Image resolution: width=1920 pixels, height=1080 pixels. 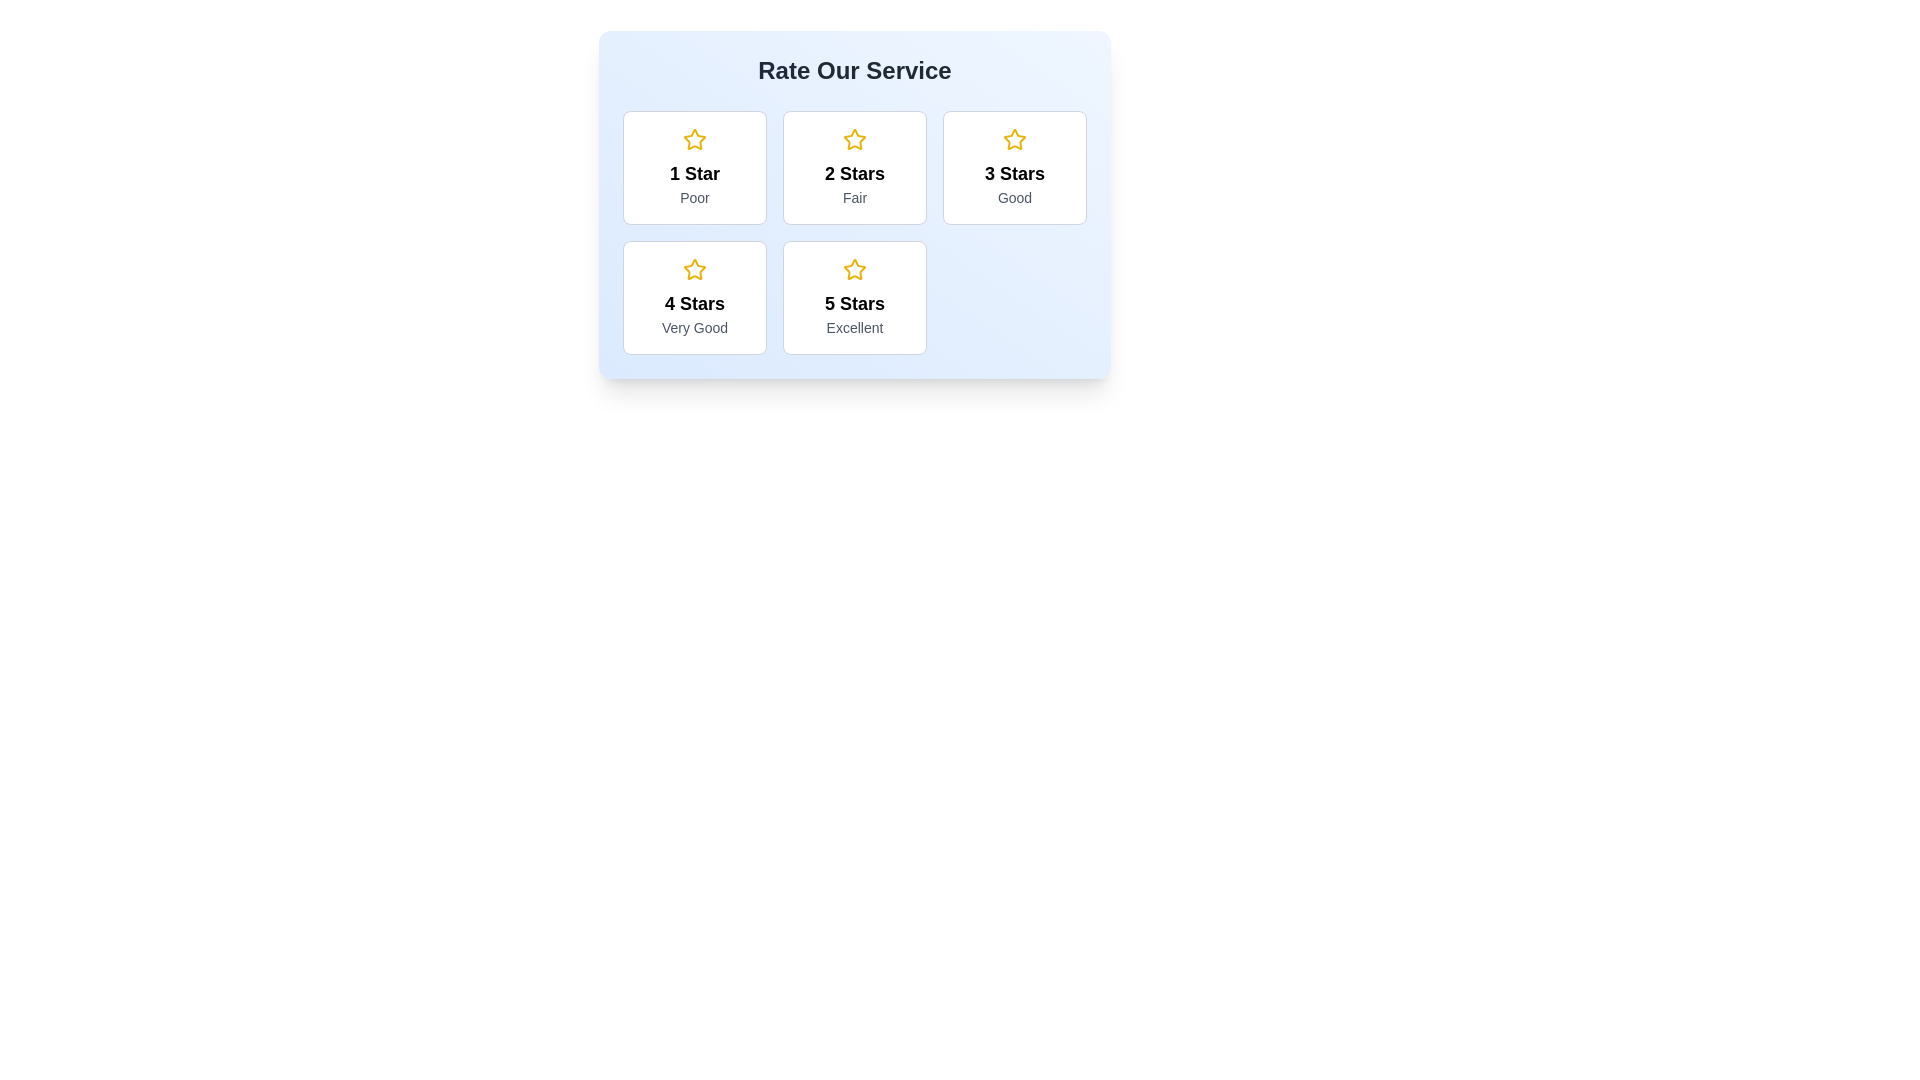 What do you see at coordinates (854, 167) in the screenshot?
I see `the '2 Stars' rating button labeled 'Fair'` at bounding box center [854, 167].